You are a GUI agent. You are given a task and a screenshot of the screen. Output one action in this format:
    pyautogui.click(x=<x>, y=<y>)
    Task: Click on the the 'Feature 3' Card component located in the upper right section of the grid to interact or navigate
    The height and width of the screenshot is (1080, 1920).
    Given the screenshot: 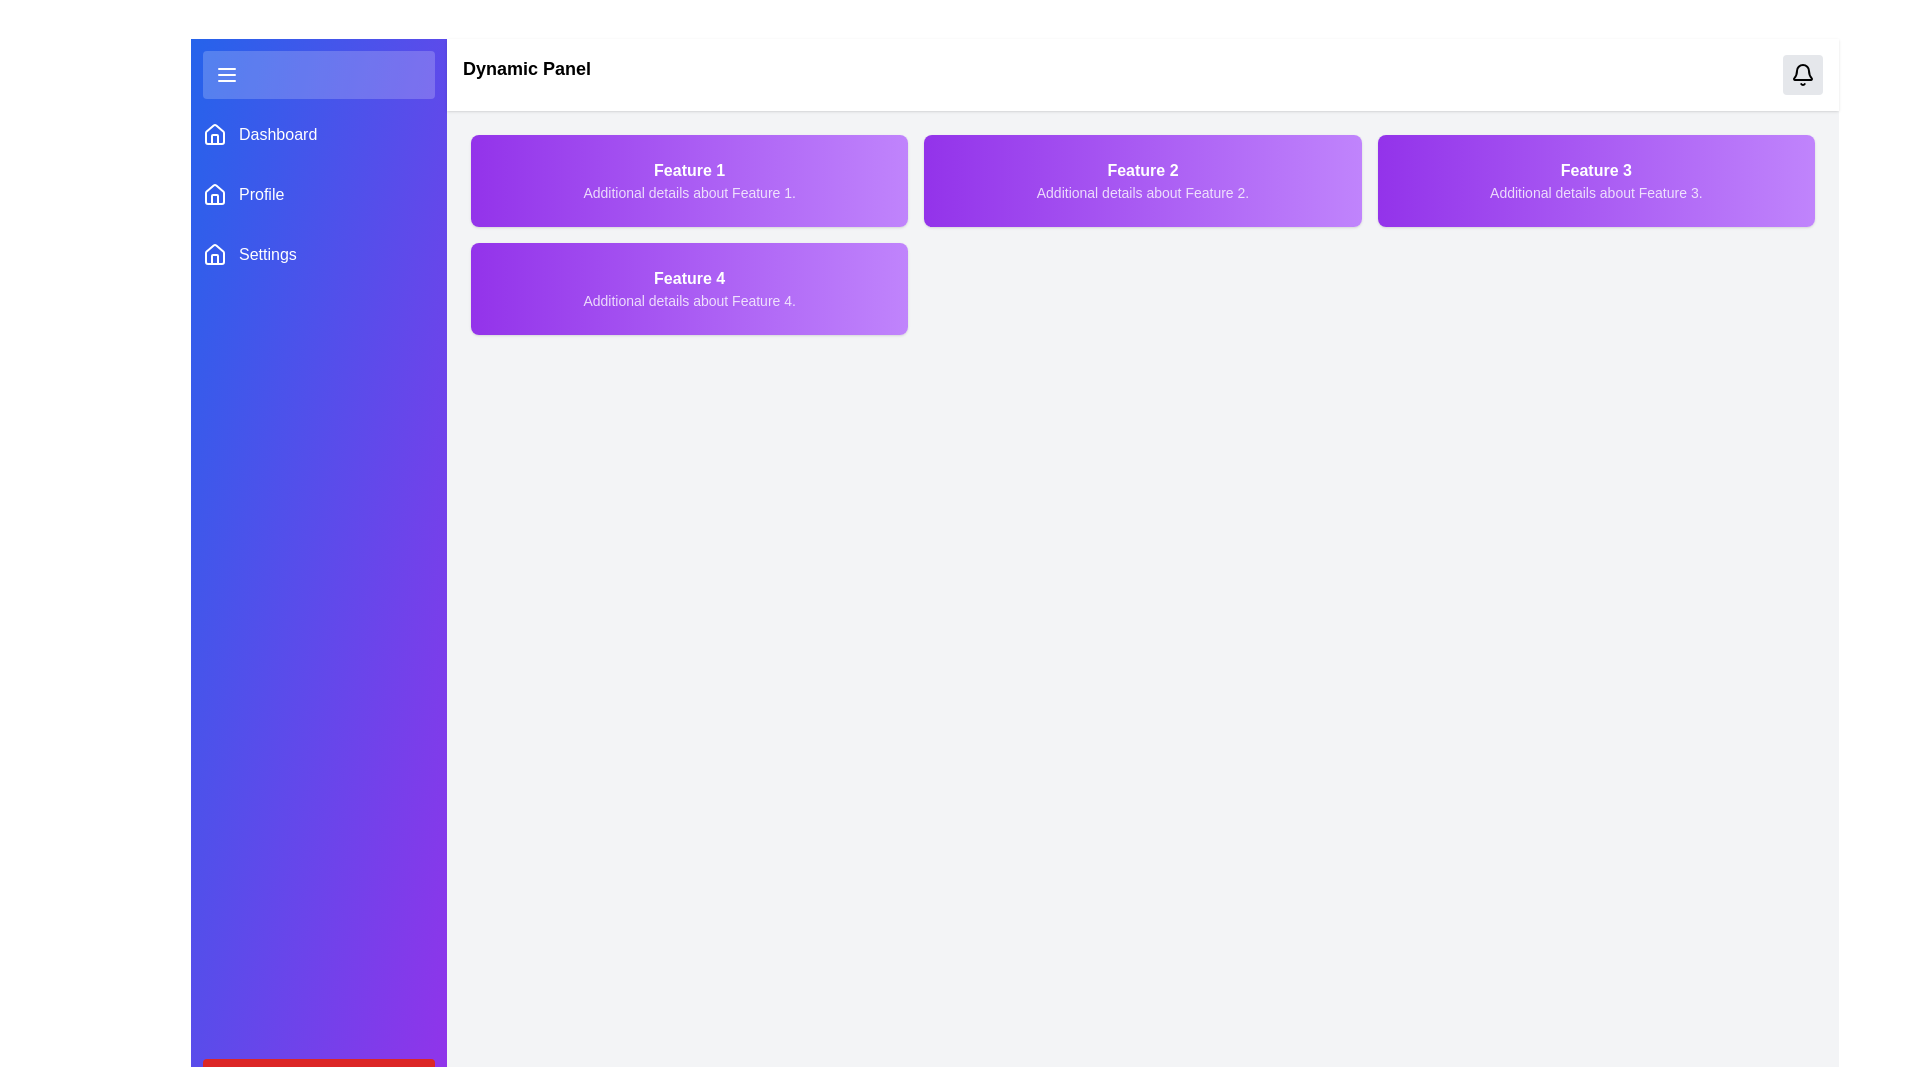 What is the action you would take?
    pyautogui.click(x=1595, y=181)
    